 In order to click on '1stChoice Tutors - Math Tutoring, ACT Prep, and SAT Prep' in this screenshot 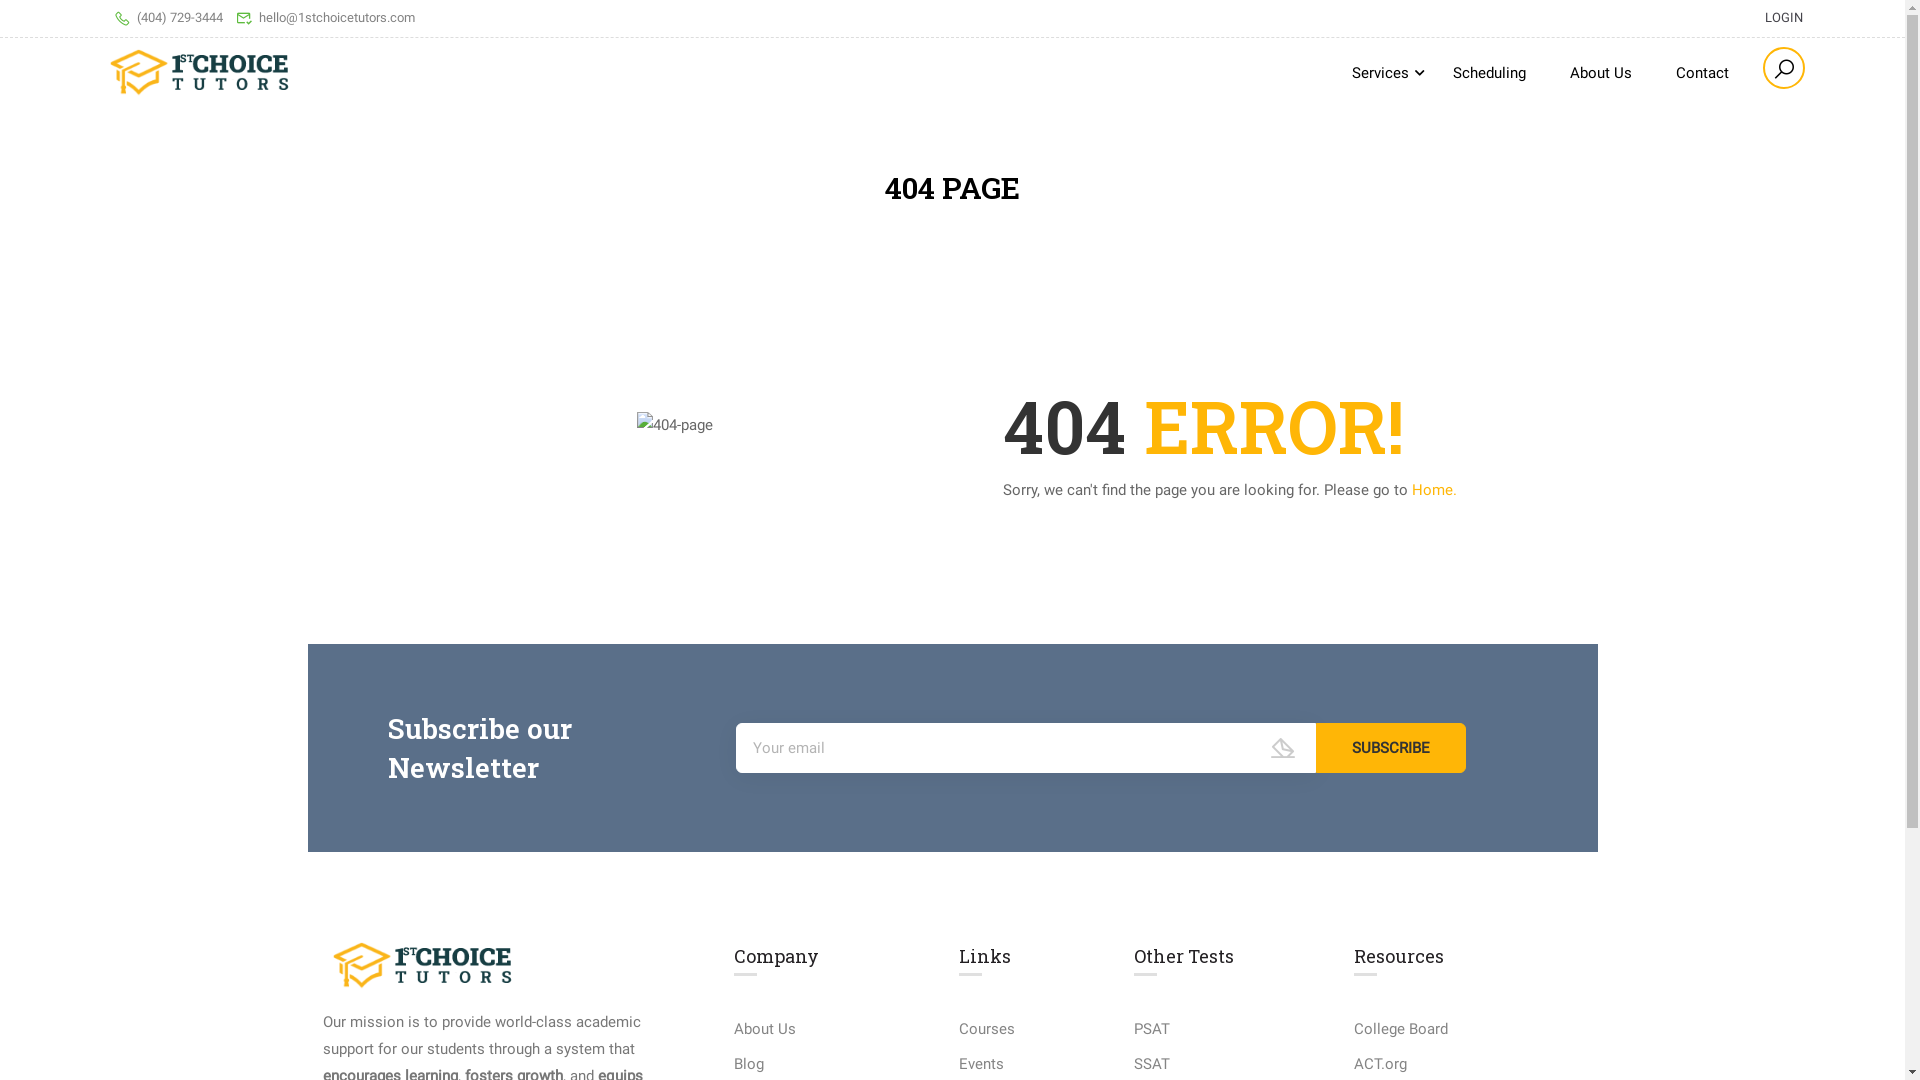, I will do `click(200, 71)`.